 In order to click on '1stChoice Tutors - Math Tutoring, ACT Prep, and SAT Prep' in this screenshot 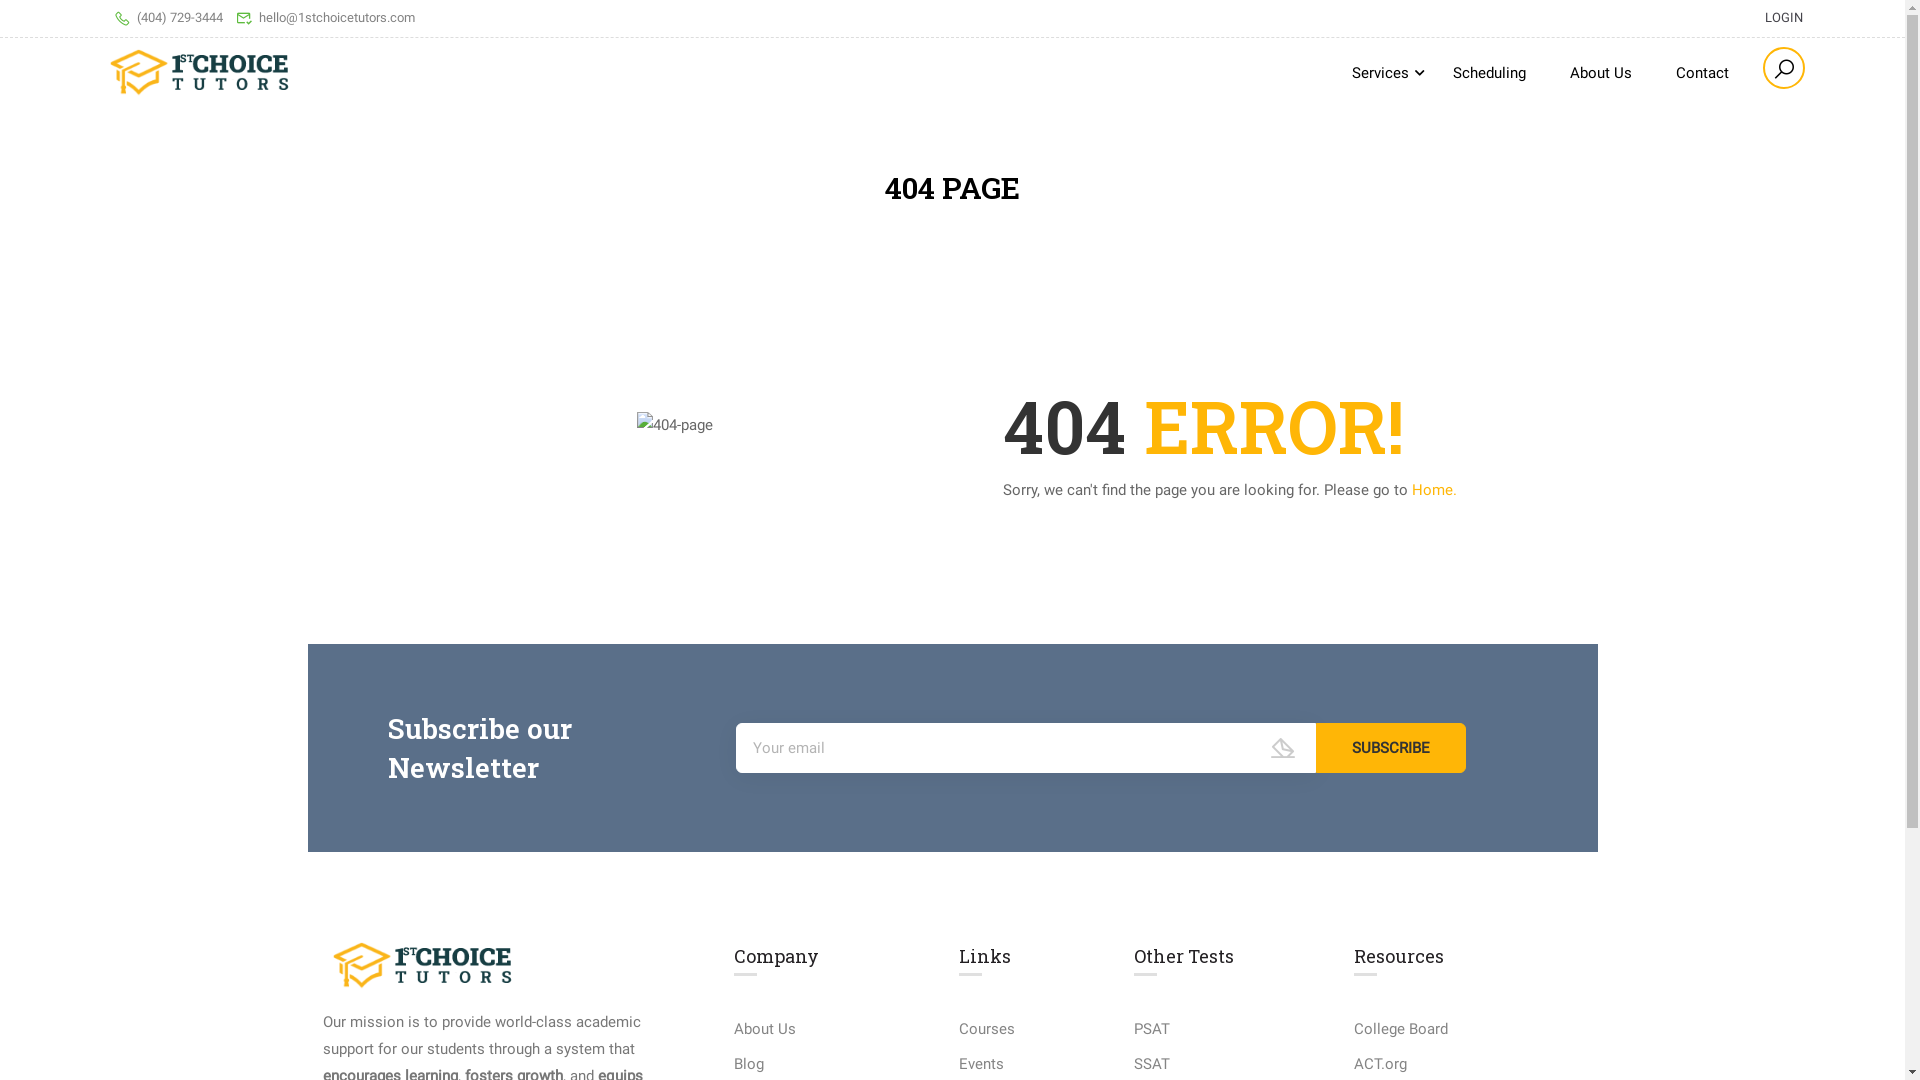, I will do `click(200, 71)`.